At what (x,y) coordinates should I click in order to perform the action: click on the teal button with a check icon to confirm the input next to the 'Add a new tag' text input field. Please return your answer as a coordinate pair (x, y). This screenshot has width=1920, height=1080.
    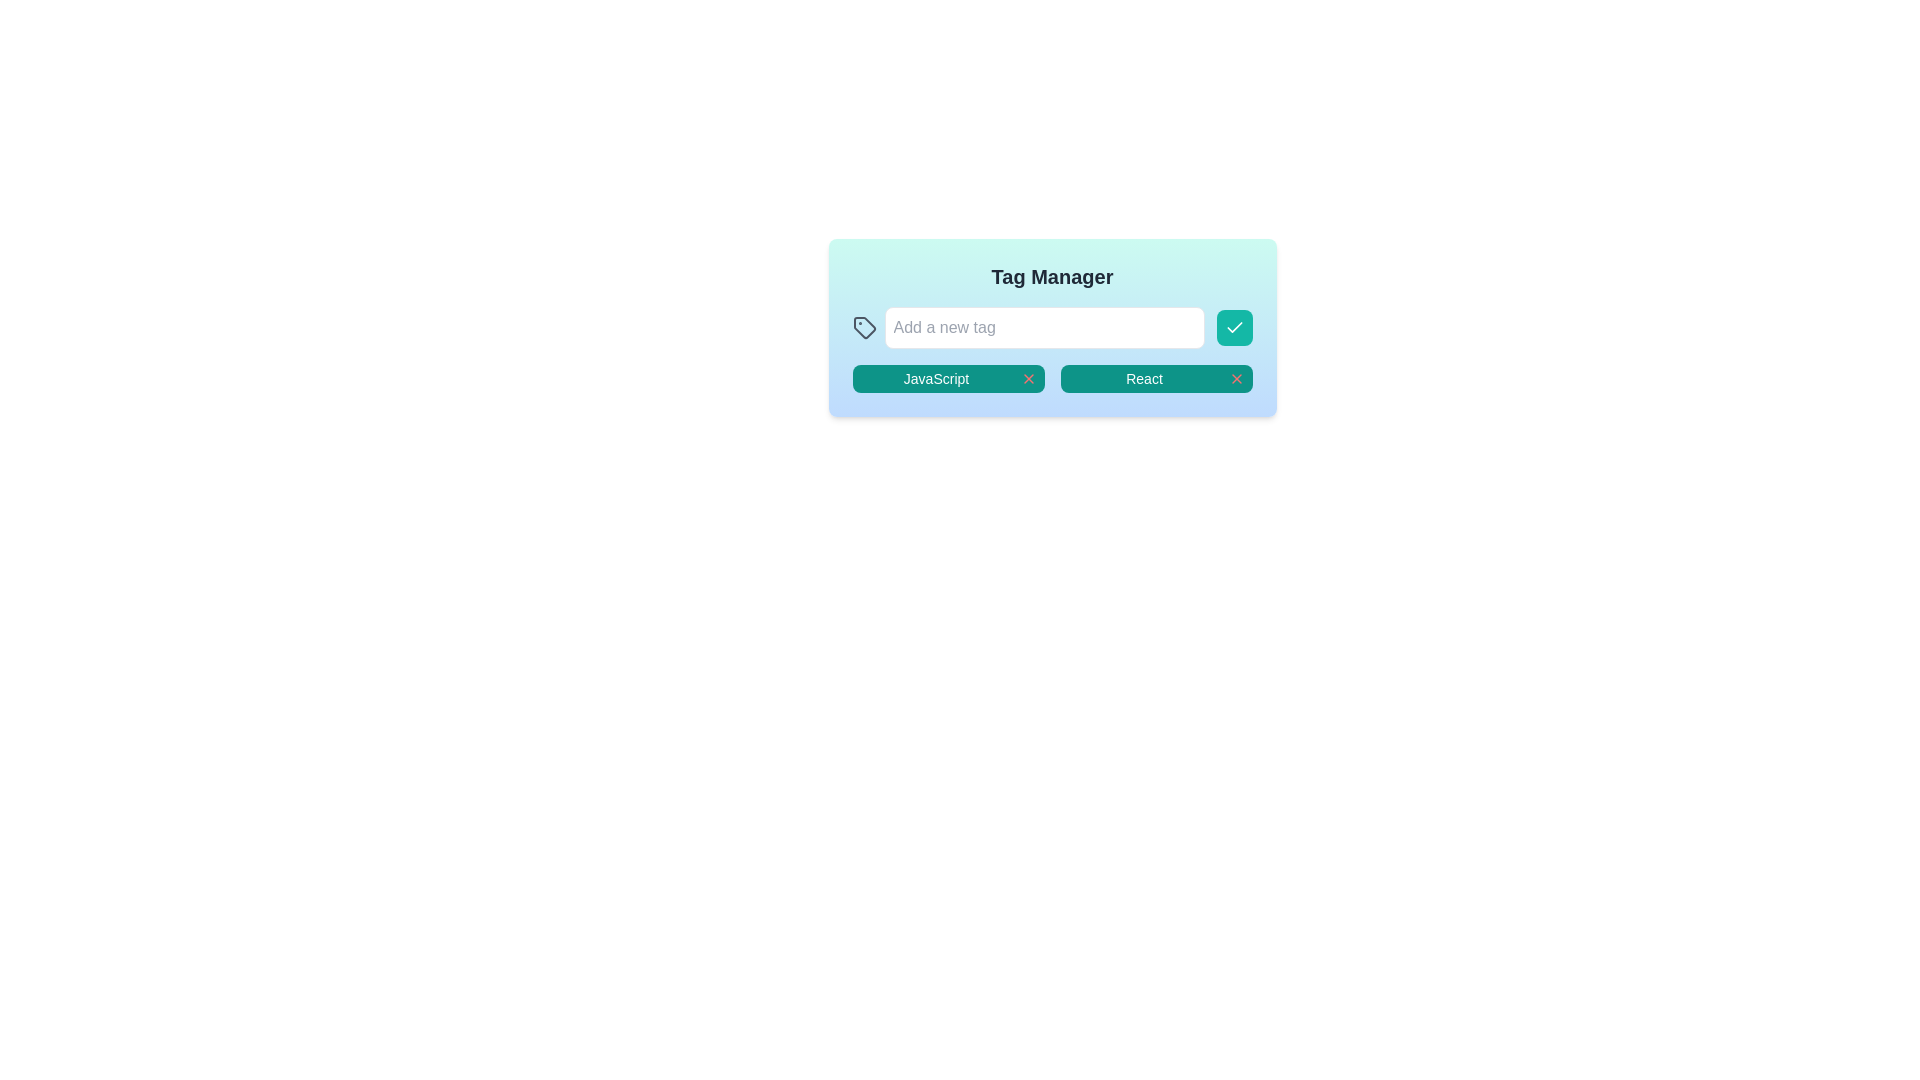
    Looking at the image, I should click on (1233, 326).